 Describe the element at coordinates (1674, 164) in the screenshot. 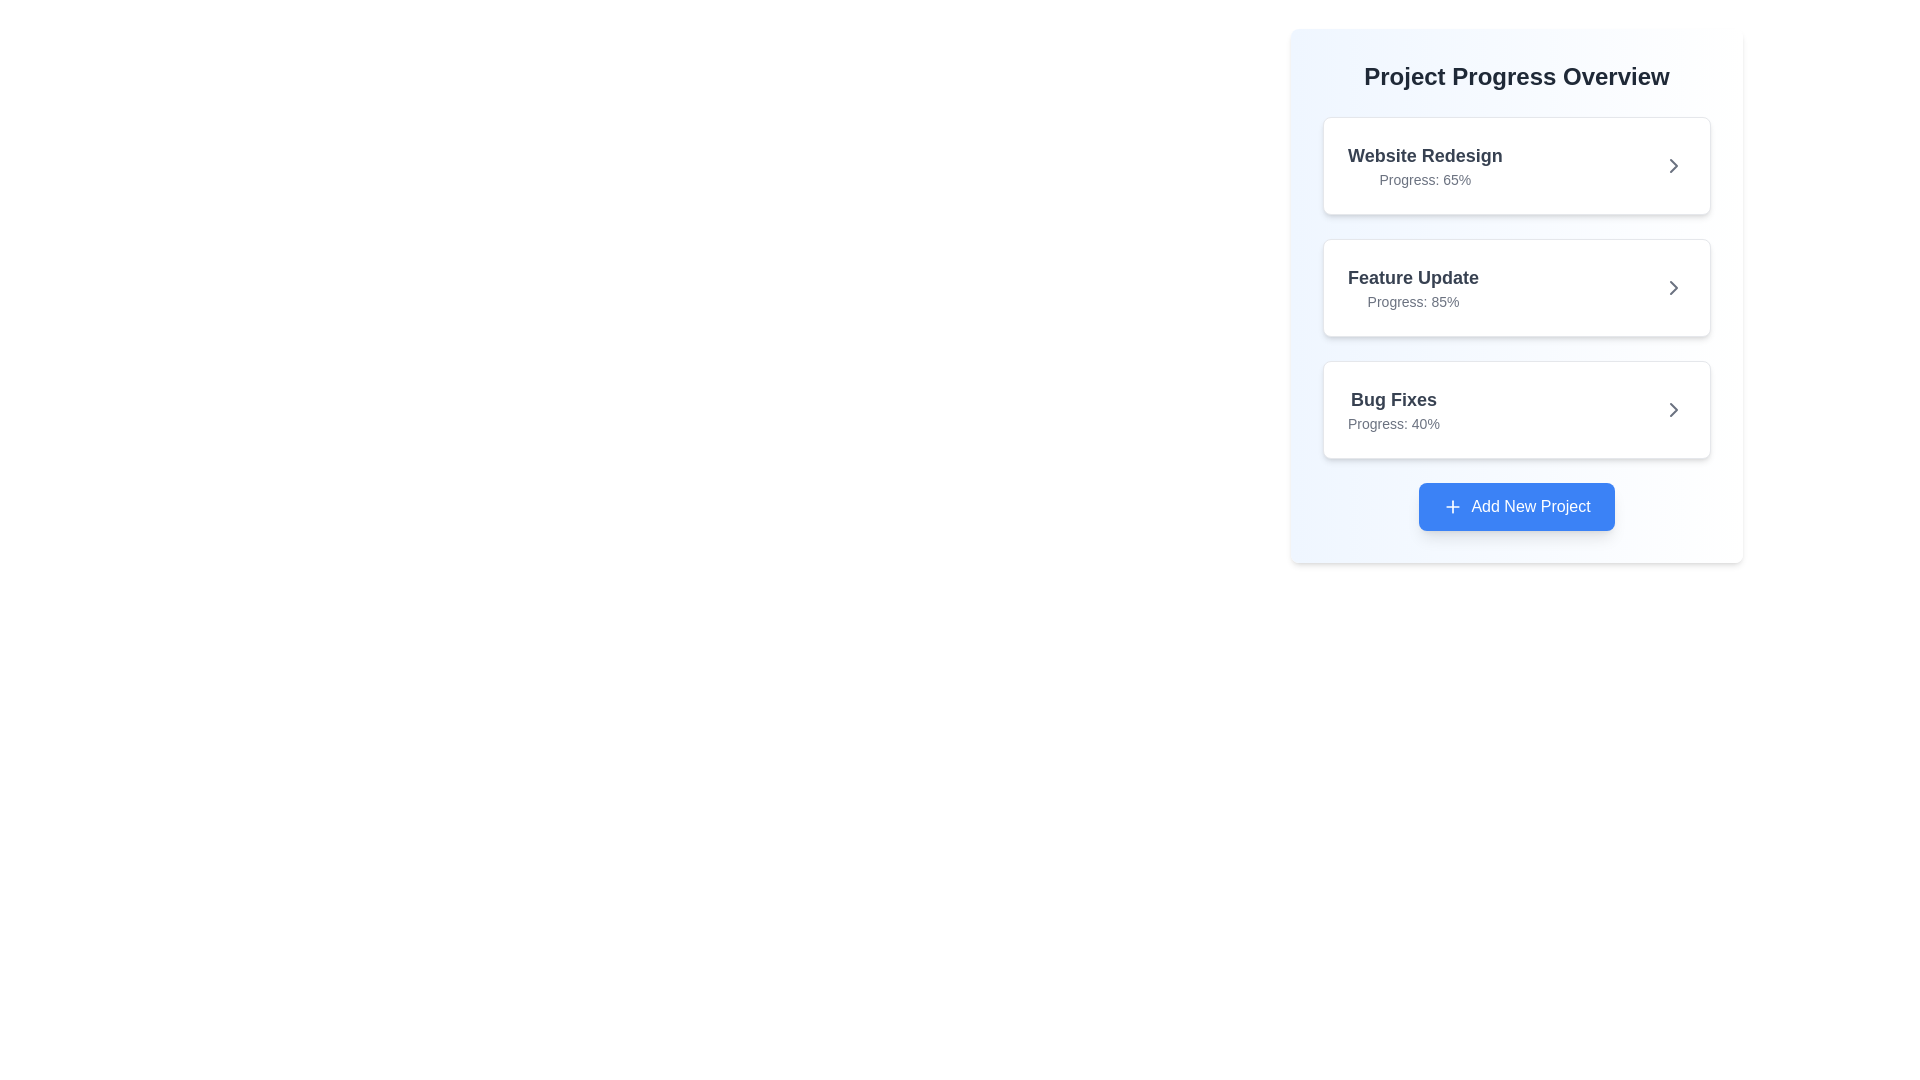

I see `the right-chevron vector icon located at the right end of the 'Website Redesign' item in the navigation interface` at that location.